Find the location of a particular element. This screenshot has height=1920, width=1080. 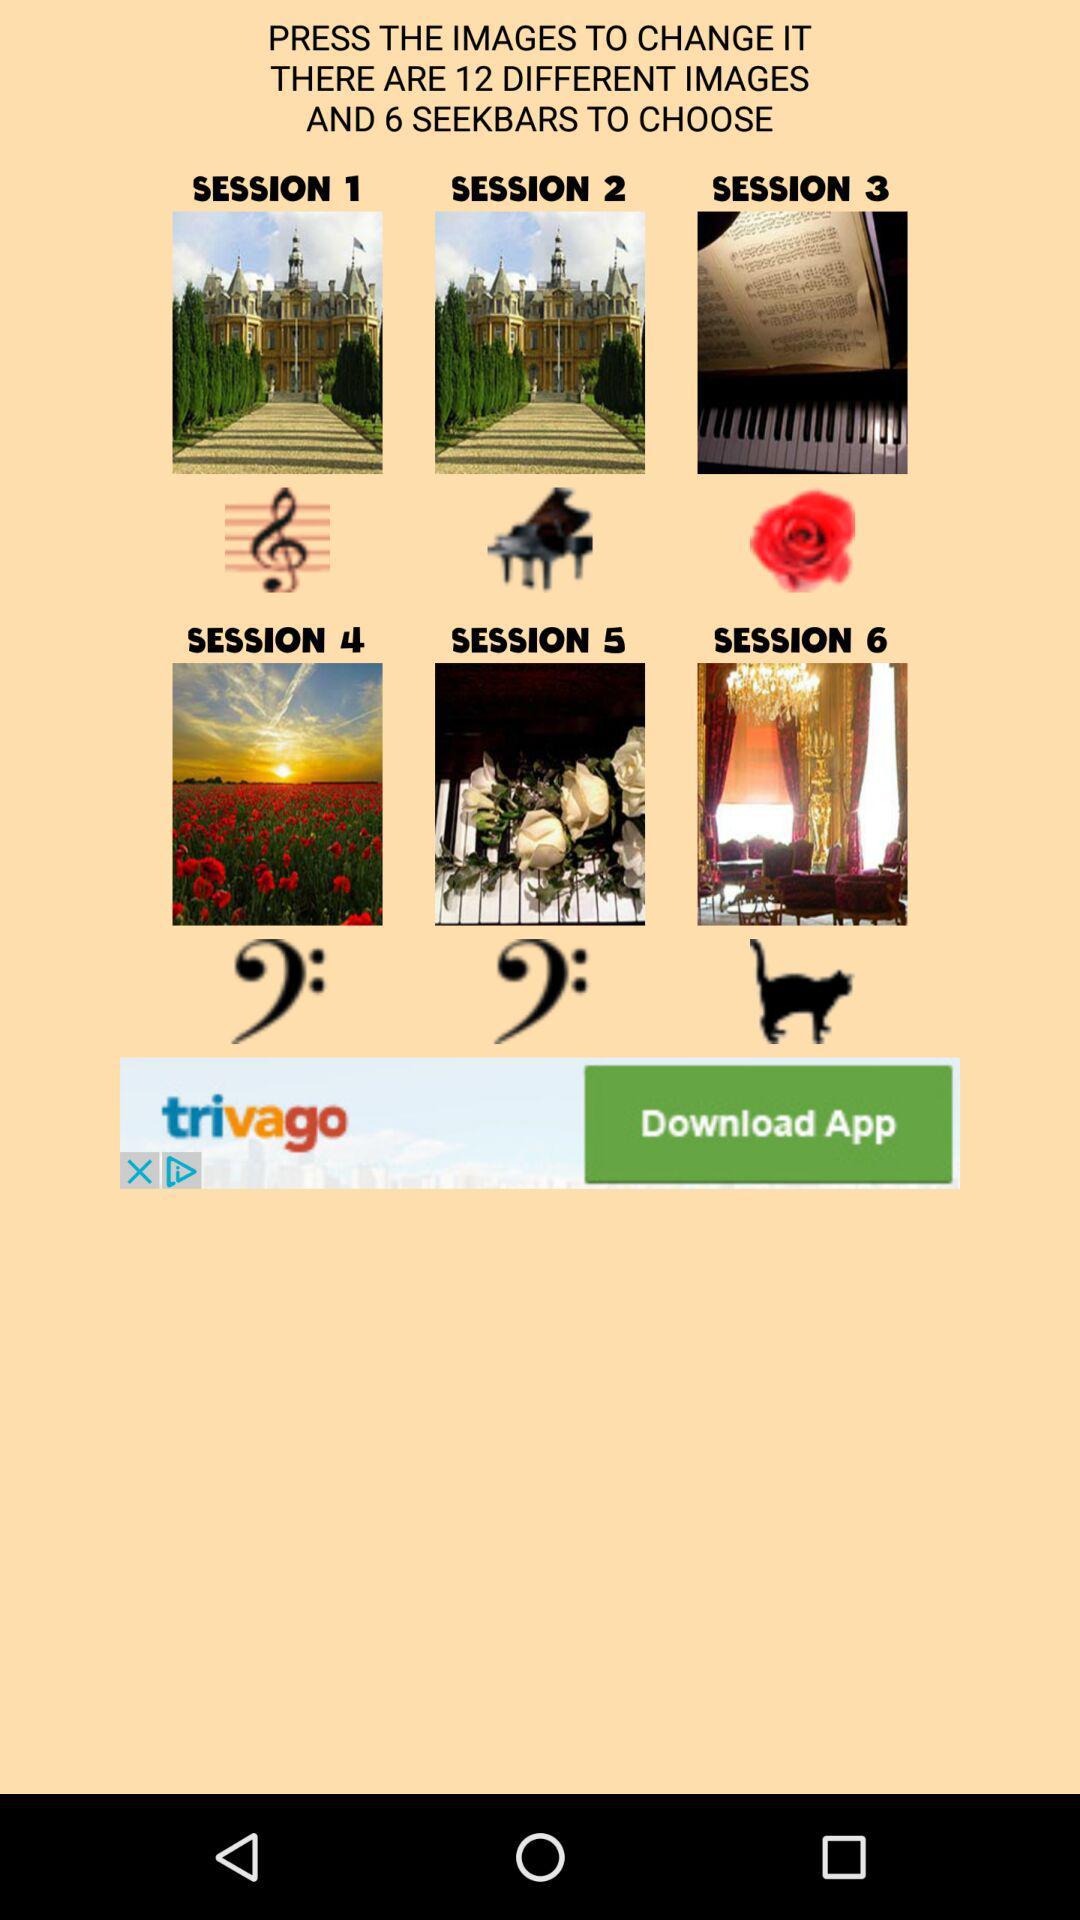

music selection image is located at coordinates (801, 793).